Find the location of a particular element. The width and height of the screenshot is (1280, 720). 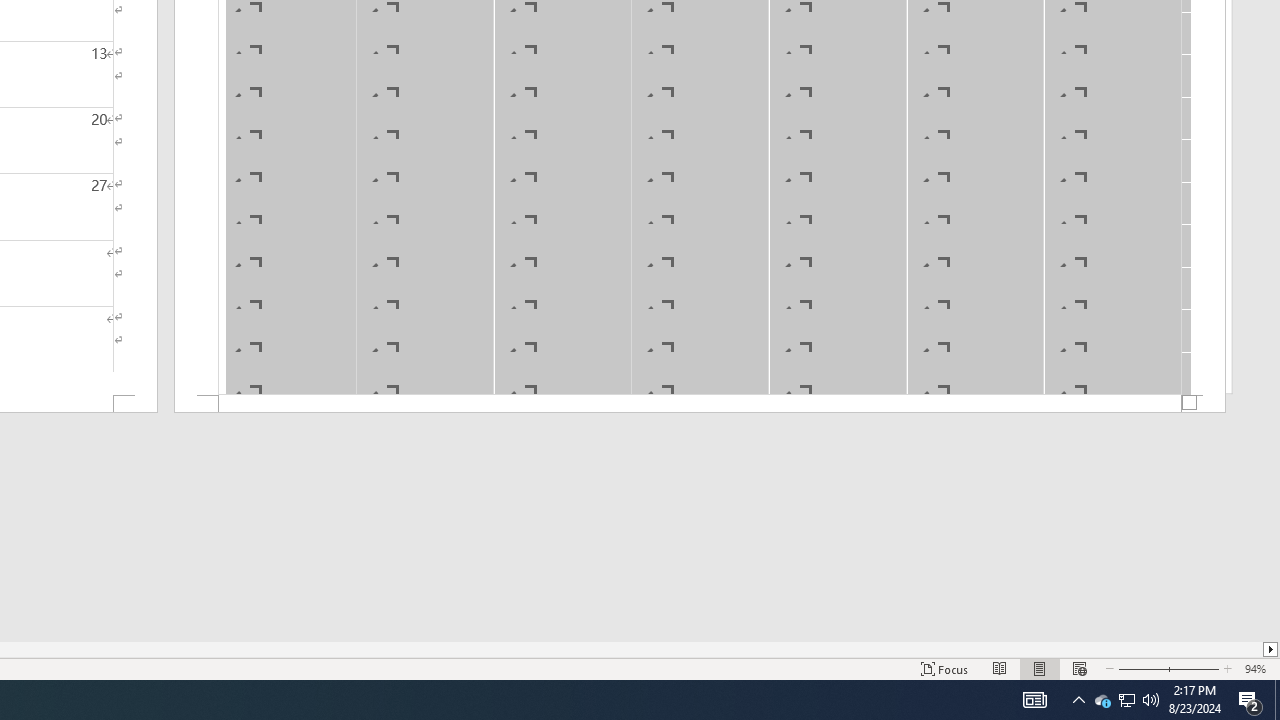

'Footer -Section 1-' is located at coordinates (700, 404).